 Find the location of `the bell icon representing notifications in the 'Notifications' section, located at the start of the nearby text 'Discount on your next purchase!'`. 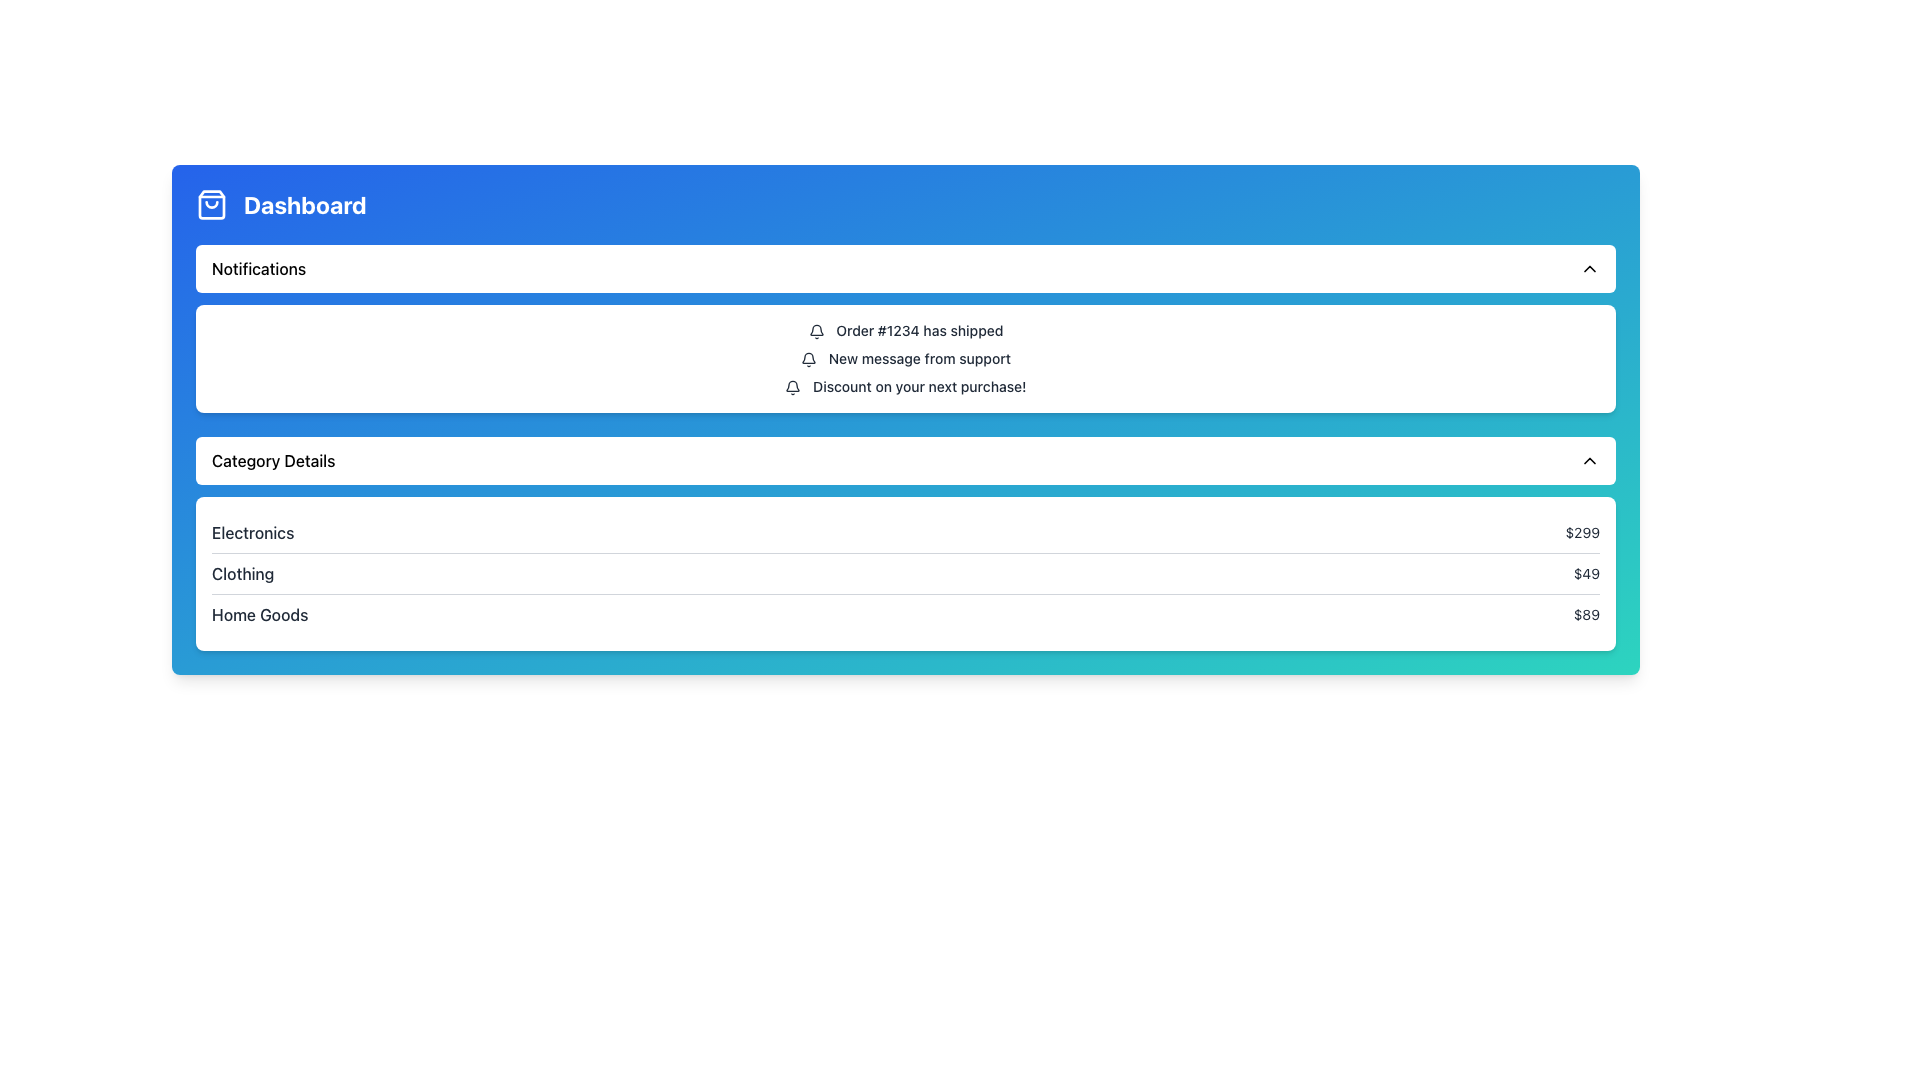

the bell icon representing notifications in the 'Notifications' section, located at the start of the nearby text 'Discount on your next purchase!' is located at coordinates (792, 388).